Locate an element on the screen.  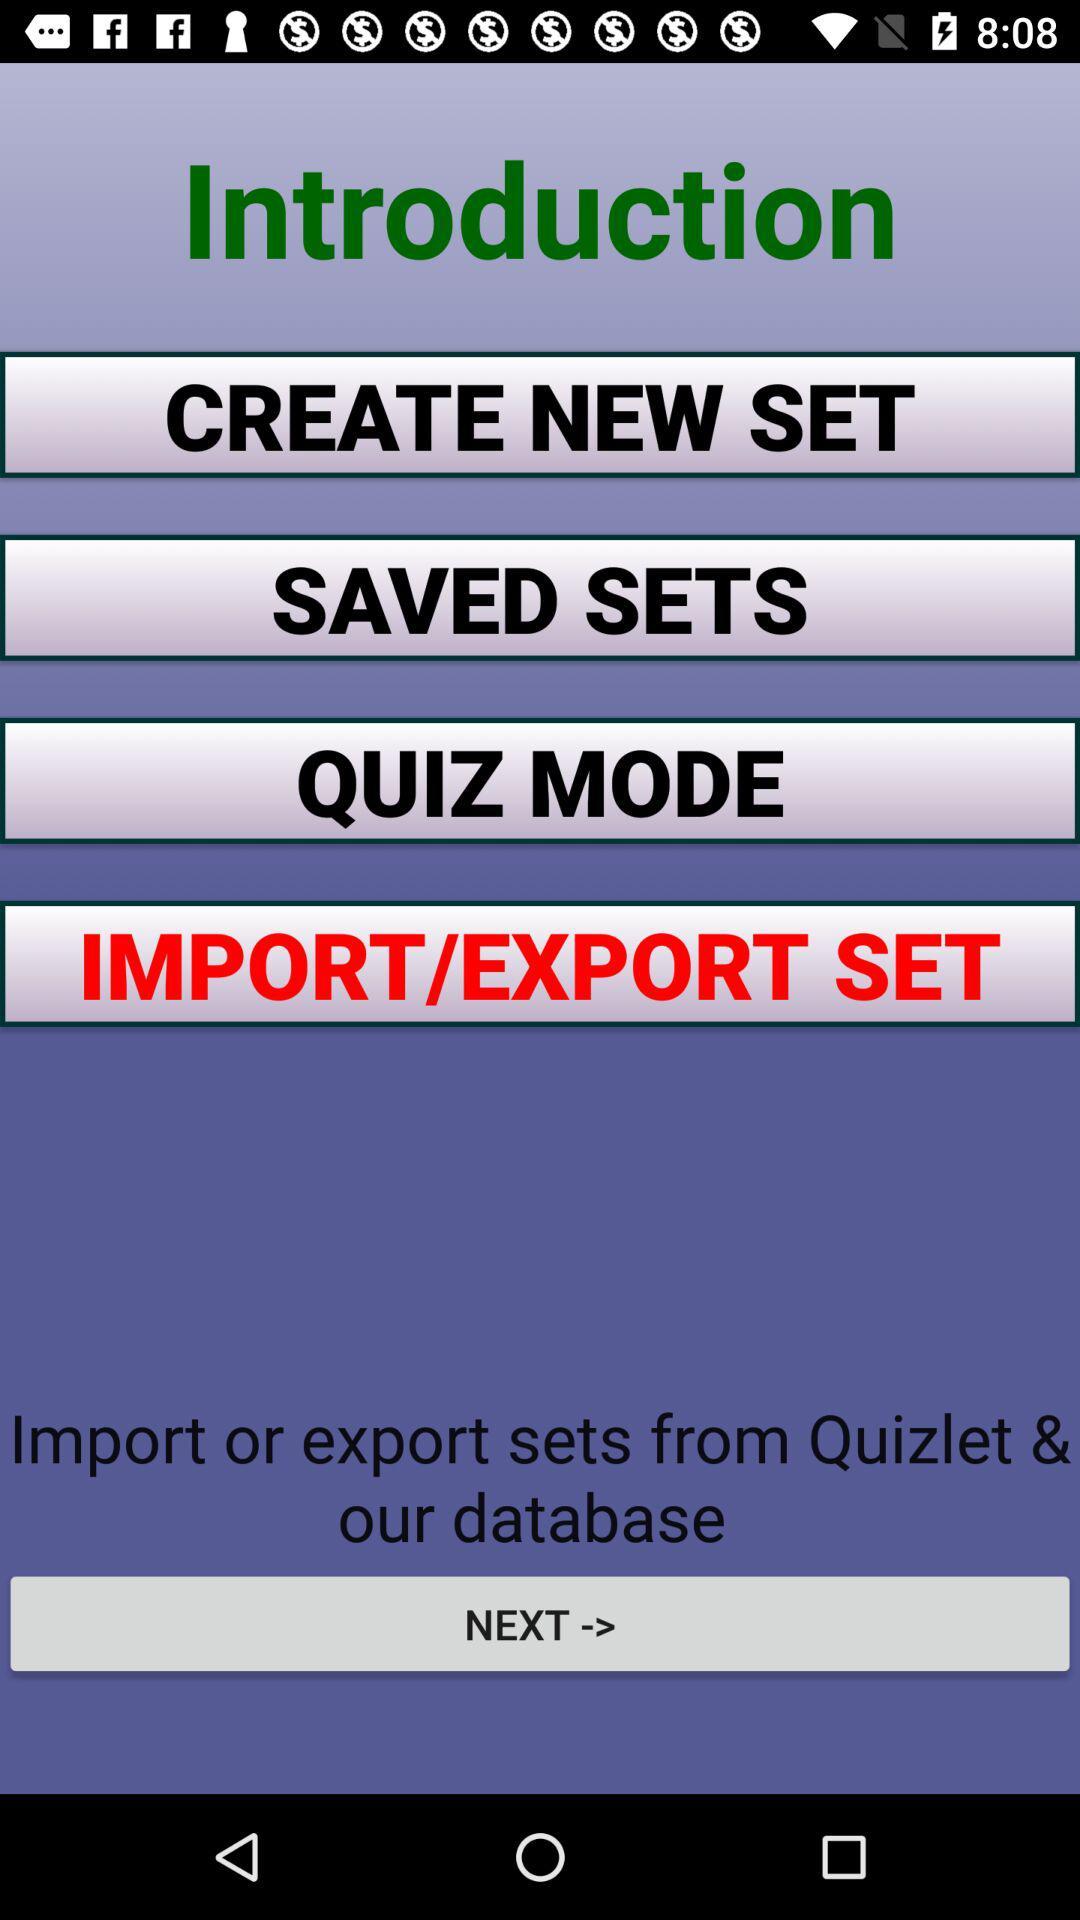
the app below the import or export icon is located at coordinates (540, 1623).